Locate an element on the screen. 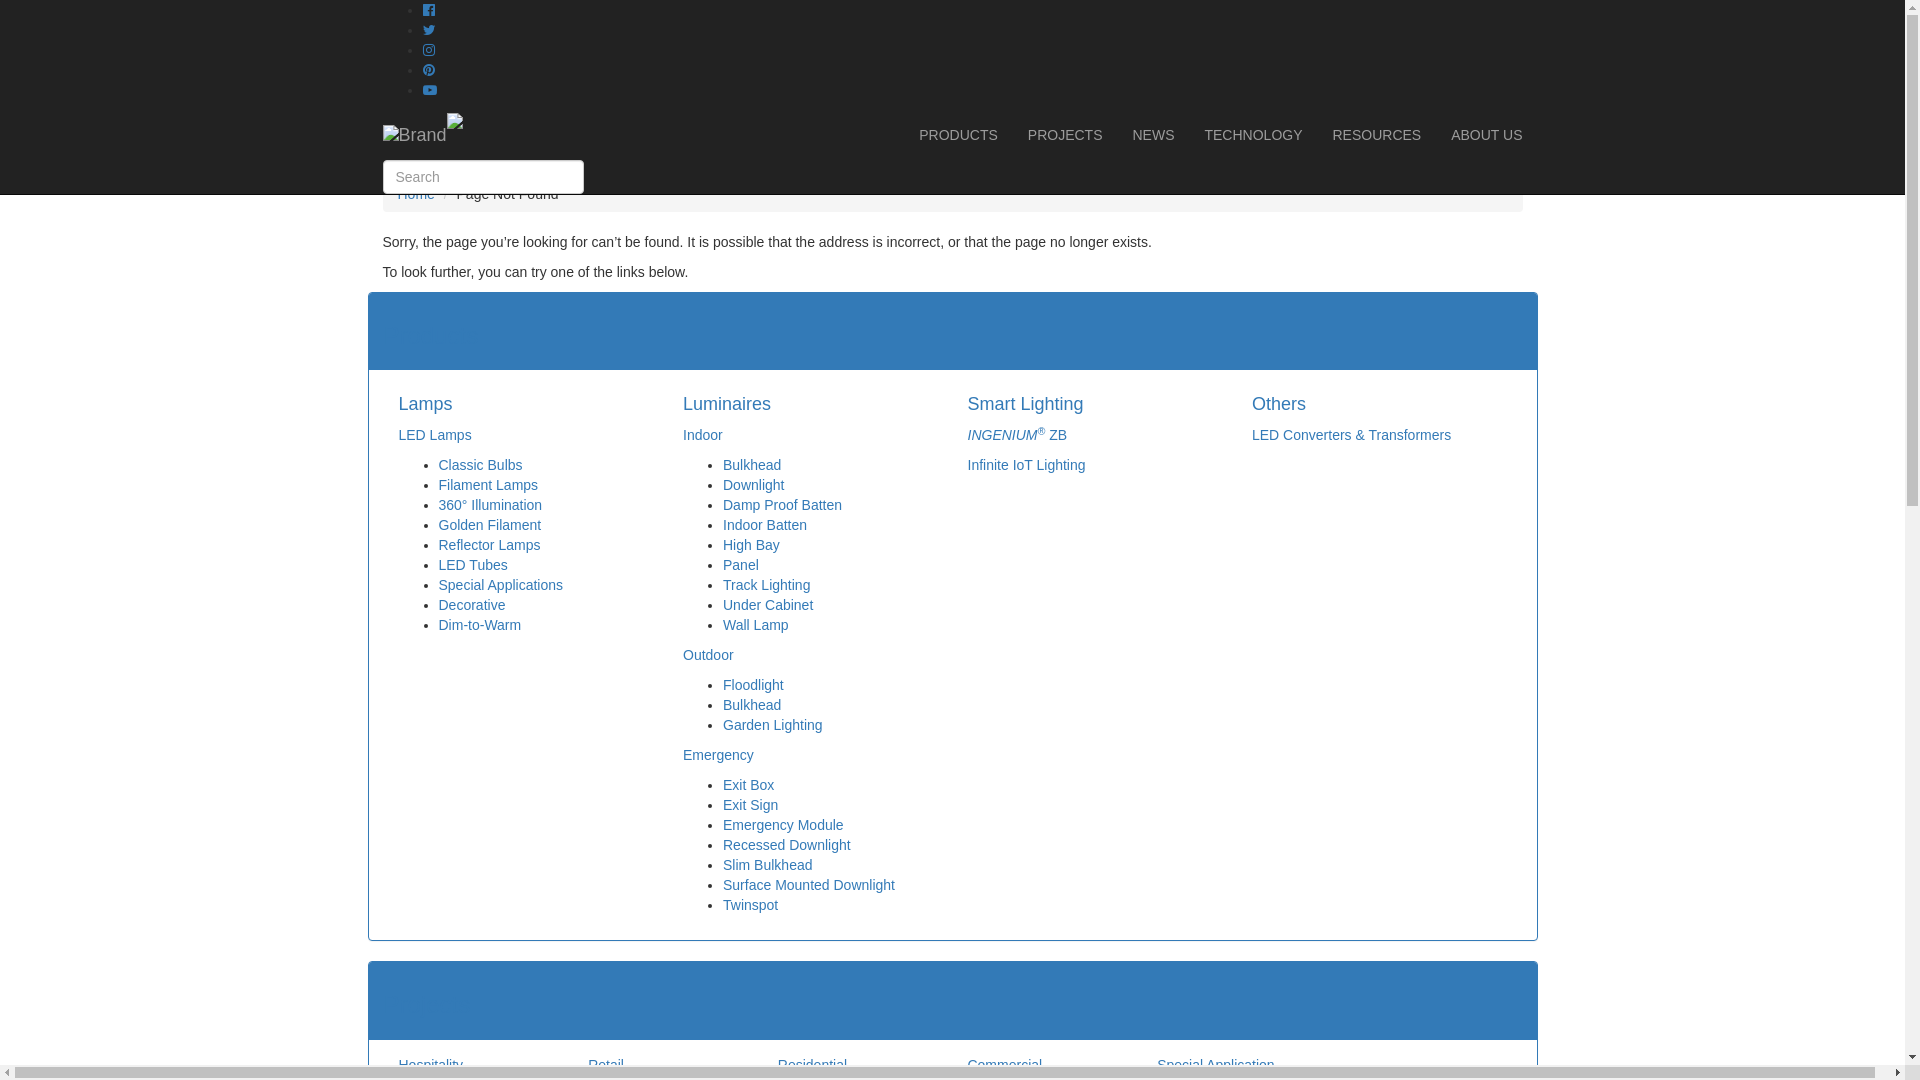  'Commercial' is located at coordinates (1004, 1063).